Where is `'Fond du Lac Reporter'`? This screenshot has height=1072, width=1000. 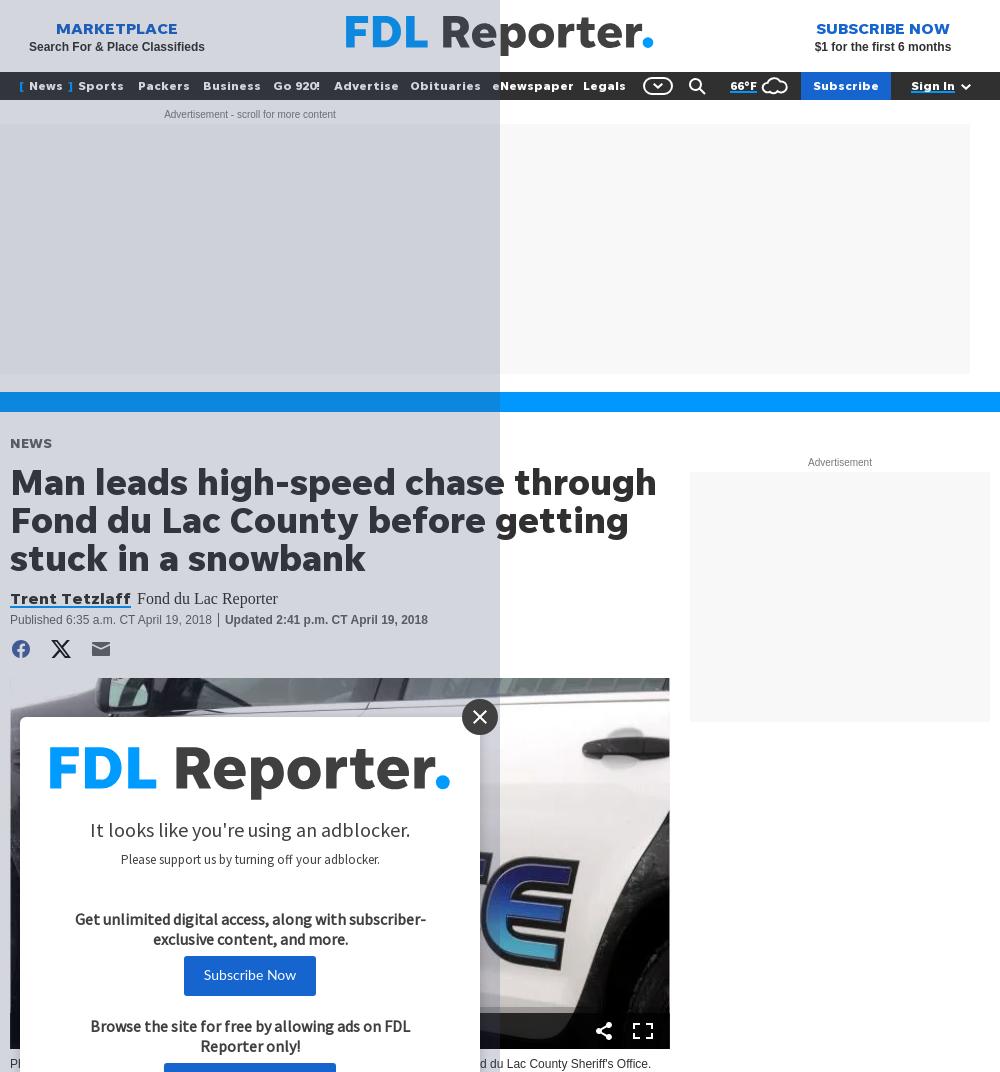 'Fond du Lac Reporter' is located at coordinates (206, 597).